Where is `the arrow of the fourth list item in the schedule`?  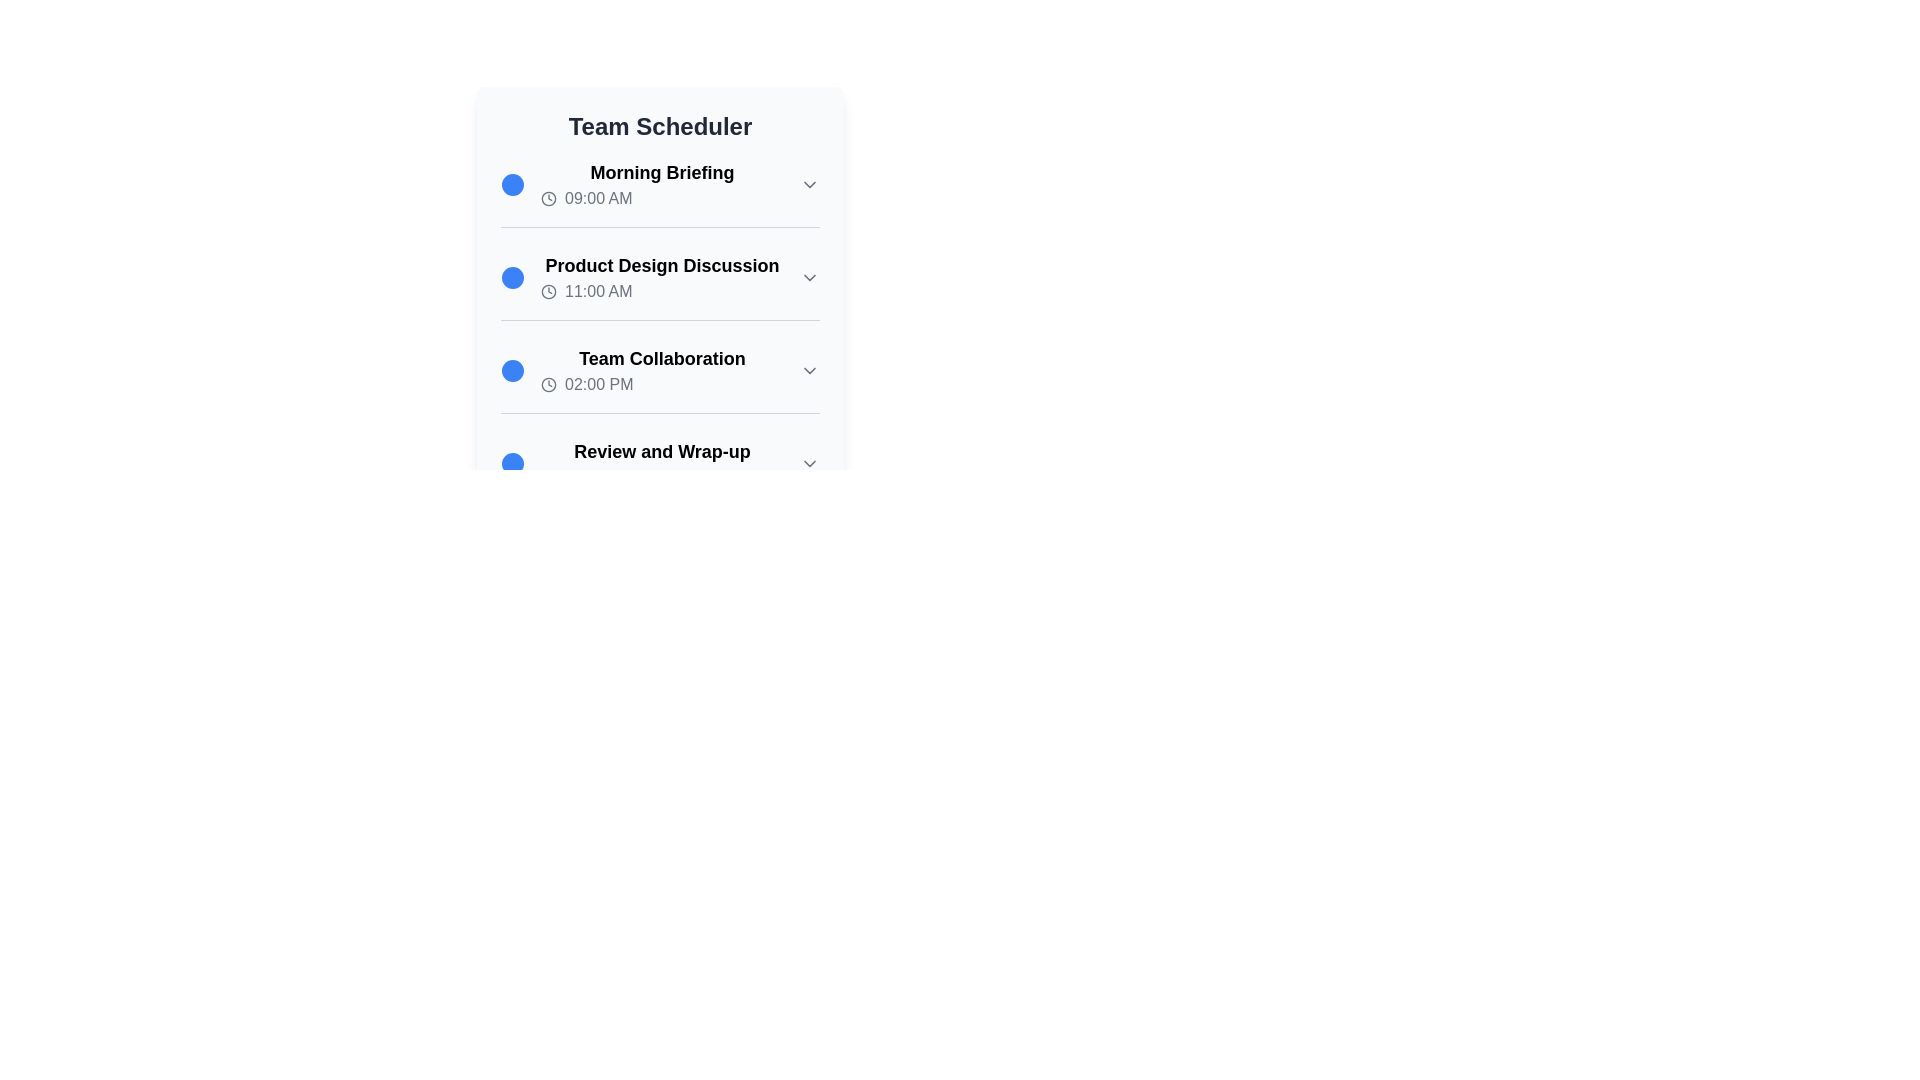 the arrow of the fourth list item in the schedule is located at coordinates (660, 463).